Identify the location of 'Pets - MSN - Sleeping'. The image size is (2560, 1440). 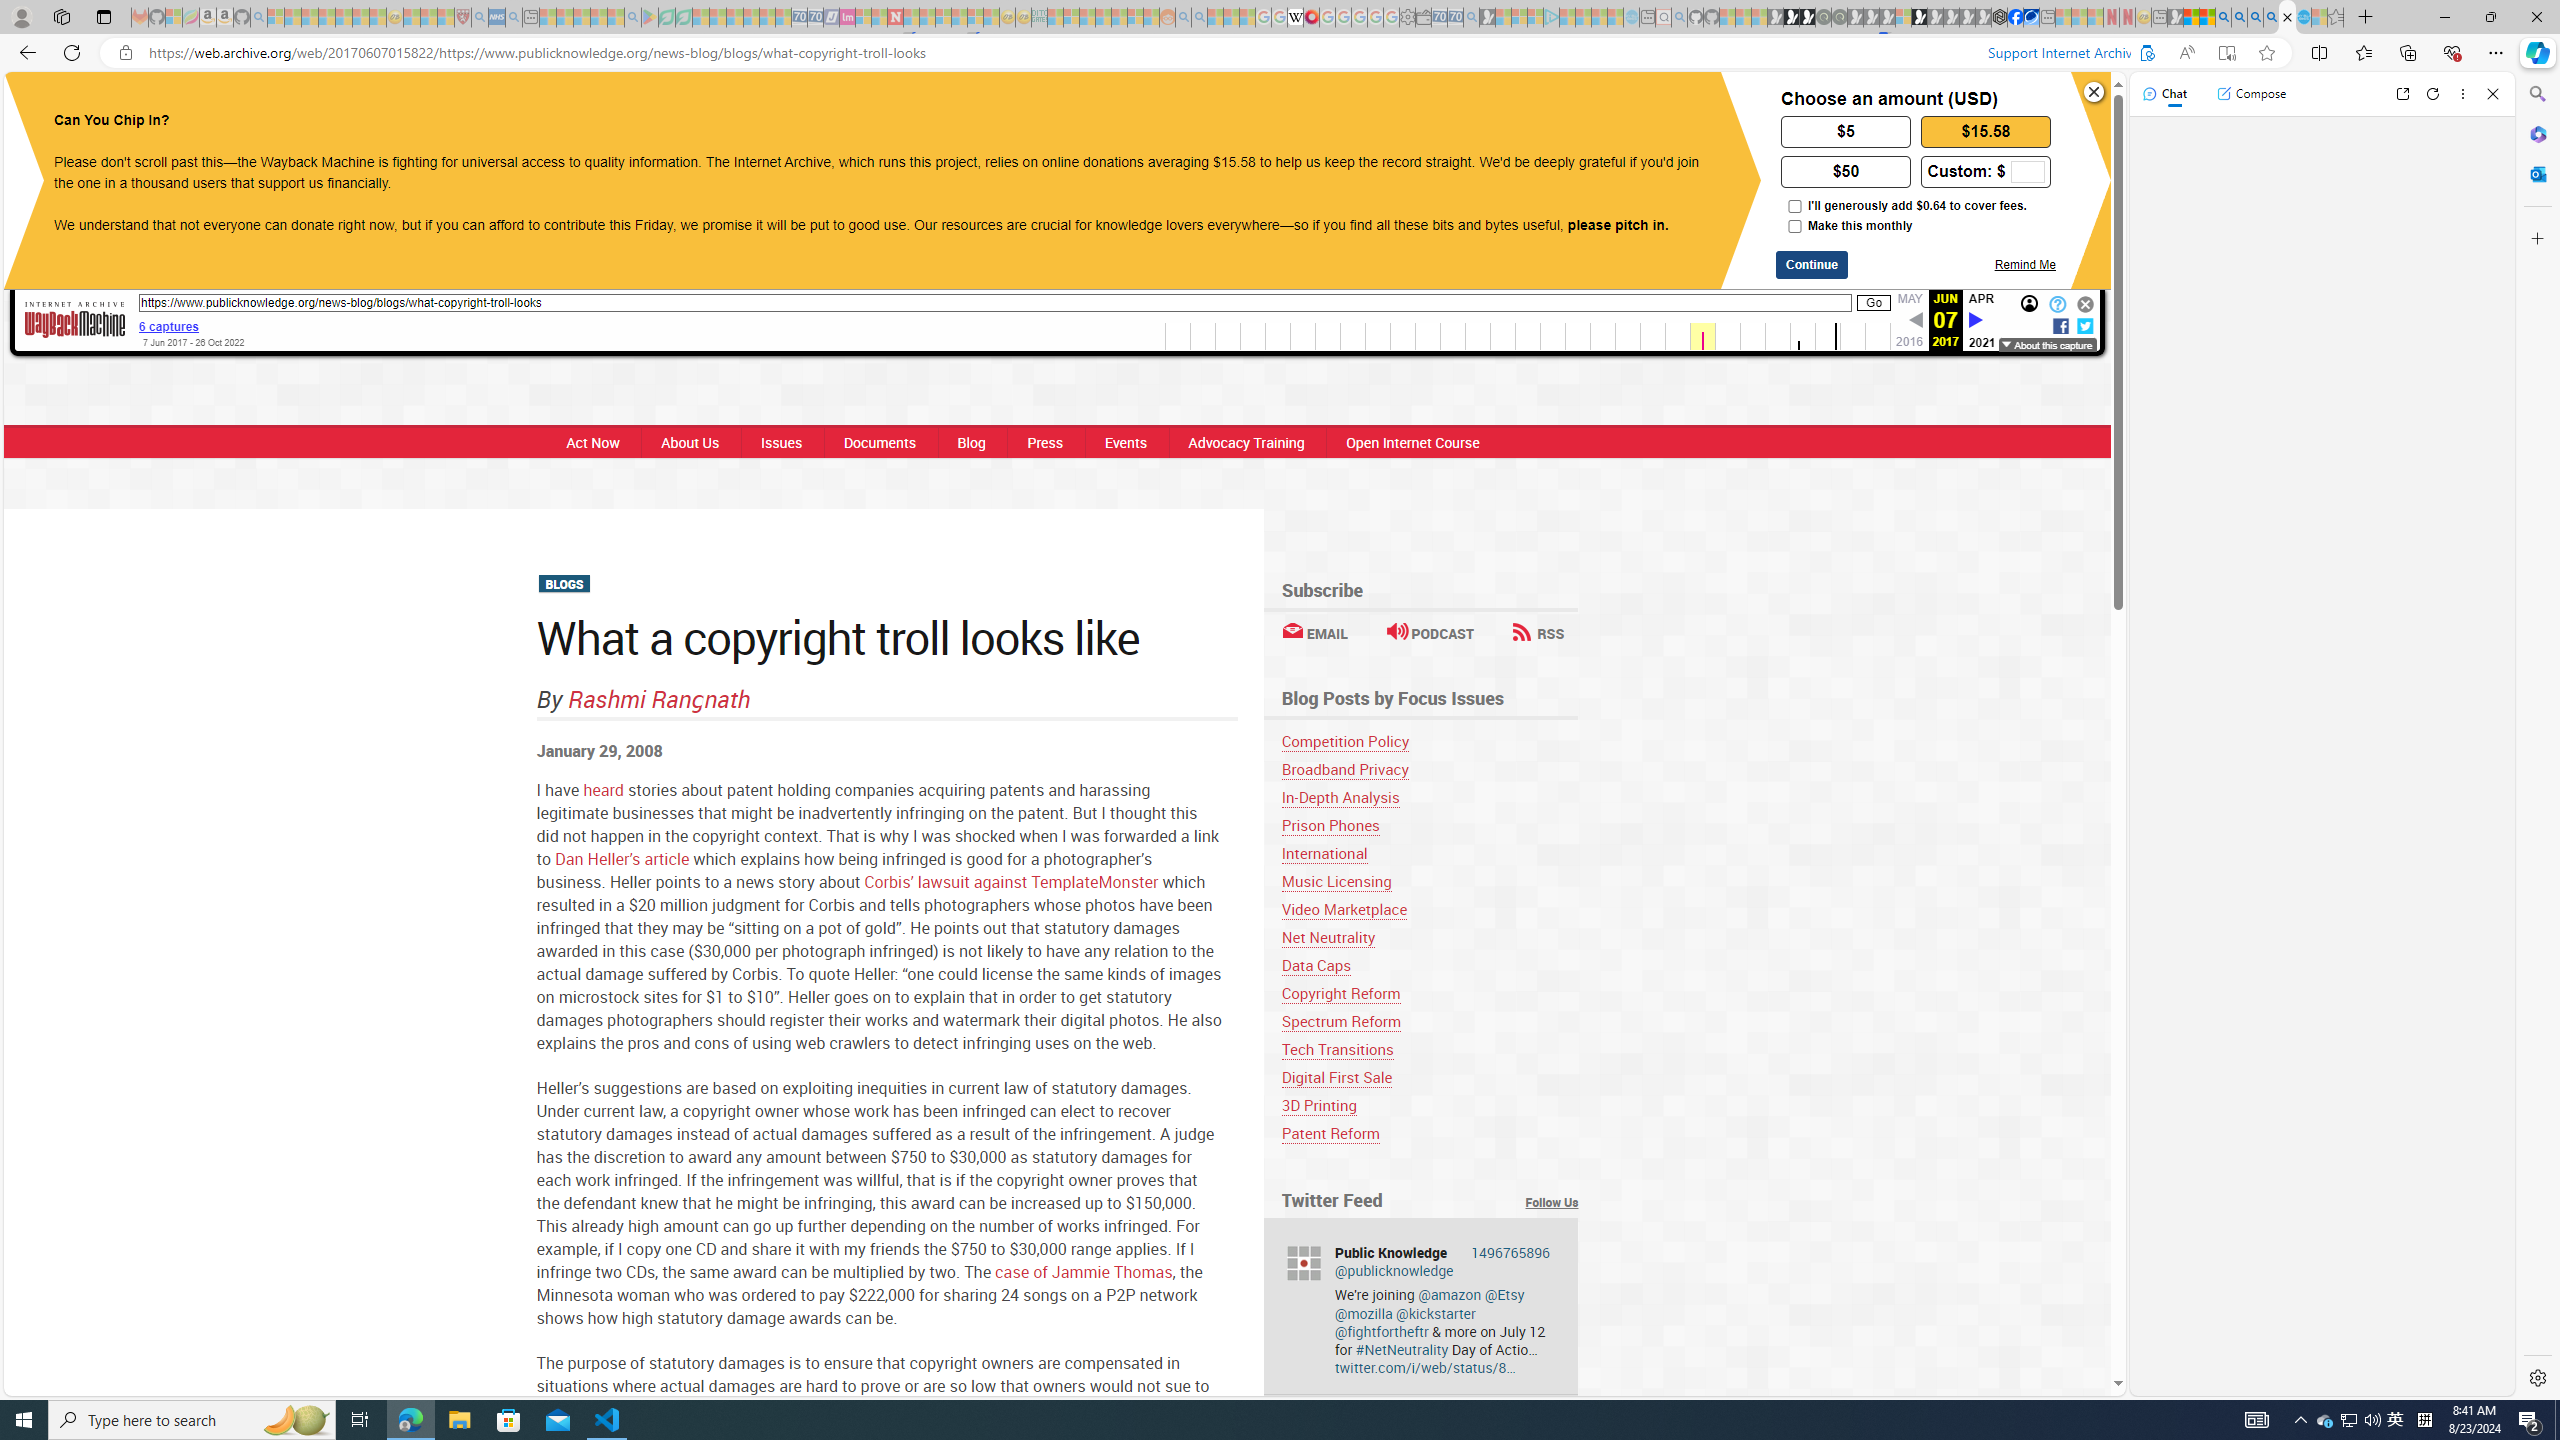
(599, 16).